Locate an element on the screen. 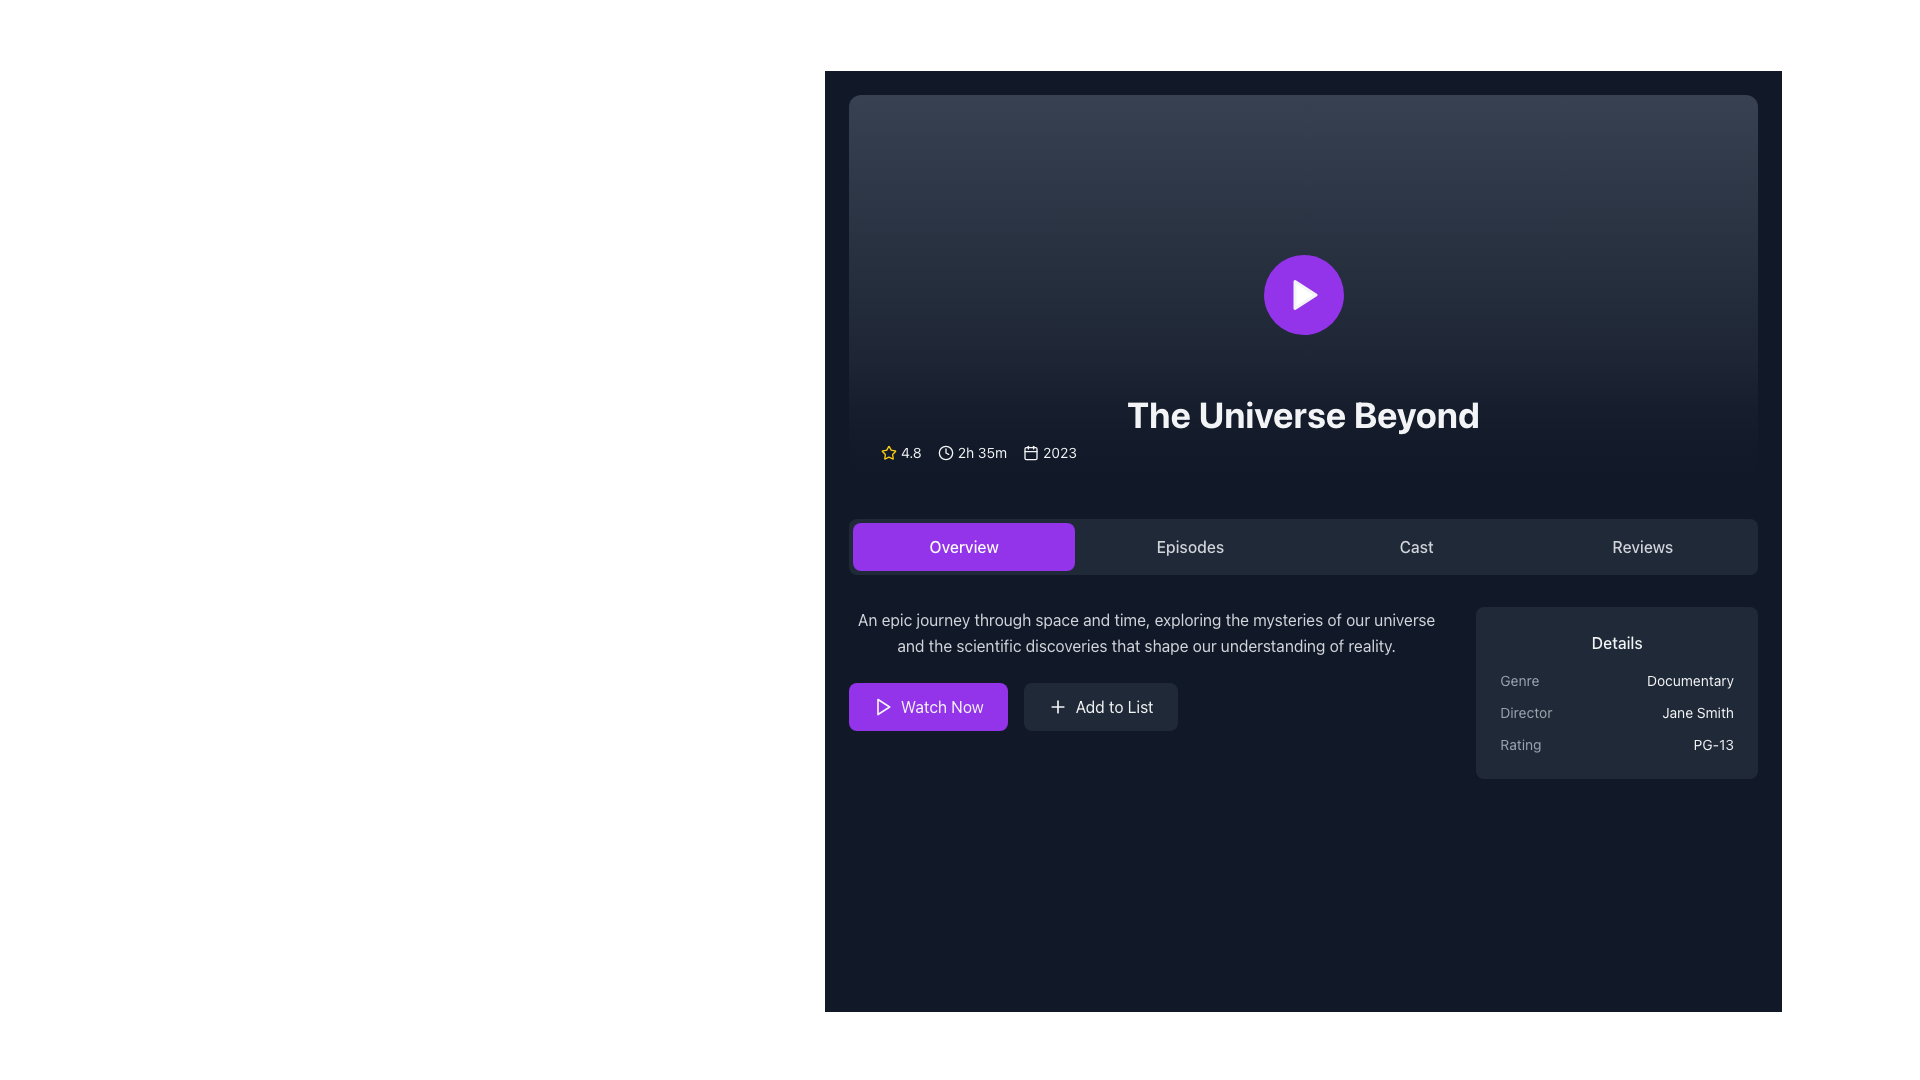 Image resolution: width=1920 pixels, height=1080 pixels. the calendar icon located to the left of the '2023' text, which serves as an interactive button is located at coordinates (1031, 452).